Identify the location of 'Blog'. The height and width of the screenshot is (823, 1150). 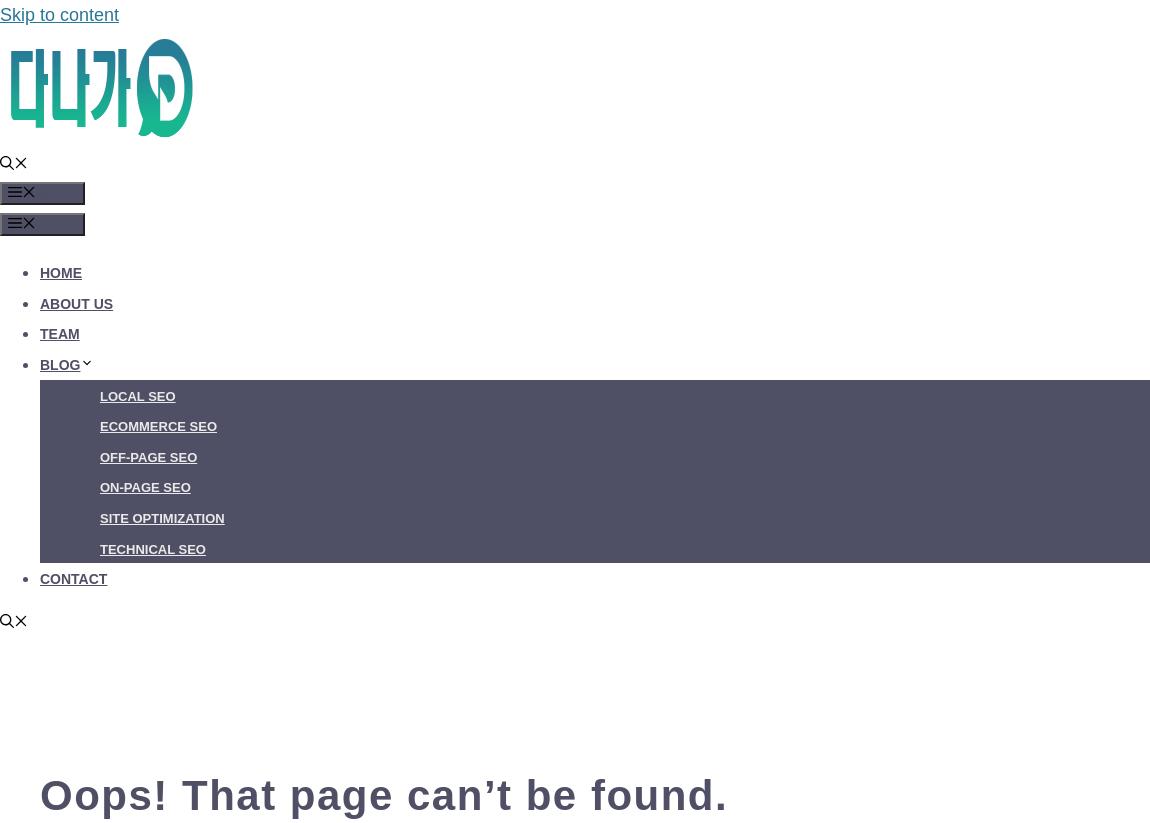
(59, 364).